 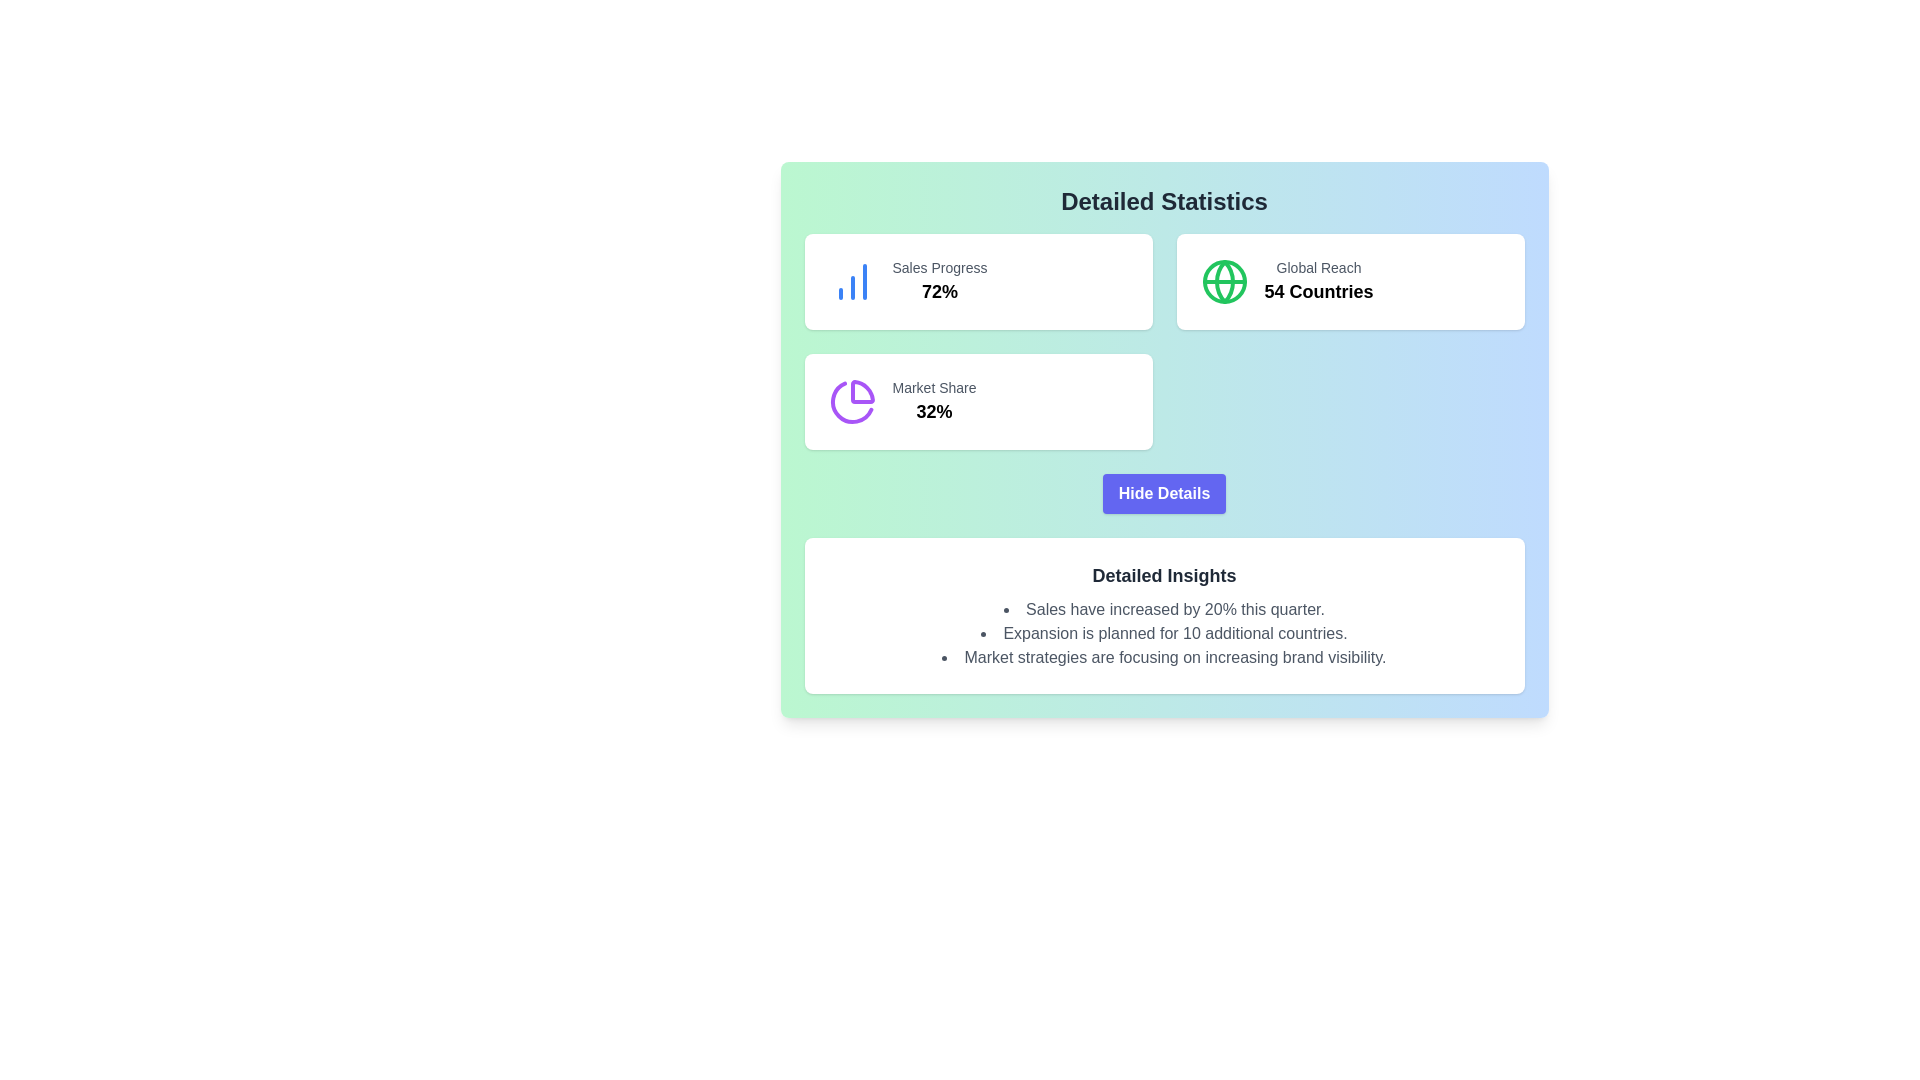 I want to click on the Icon - Chart Representation, which visually represents sales progress with a bar chart icon, located inside a white card at the top-left corner of the interface, next to the text 'Sales Progress 72%', so click(x=852, y=281).